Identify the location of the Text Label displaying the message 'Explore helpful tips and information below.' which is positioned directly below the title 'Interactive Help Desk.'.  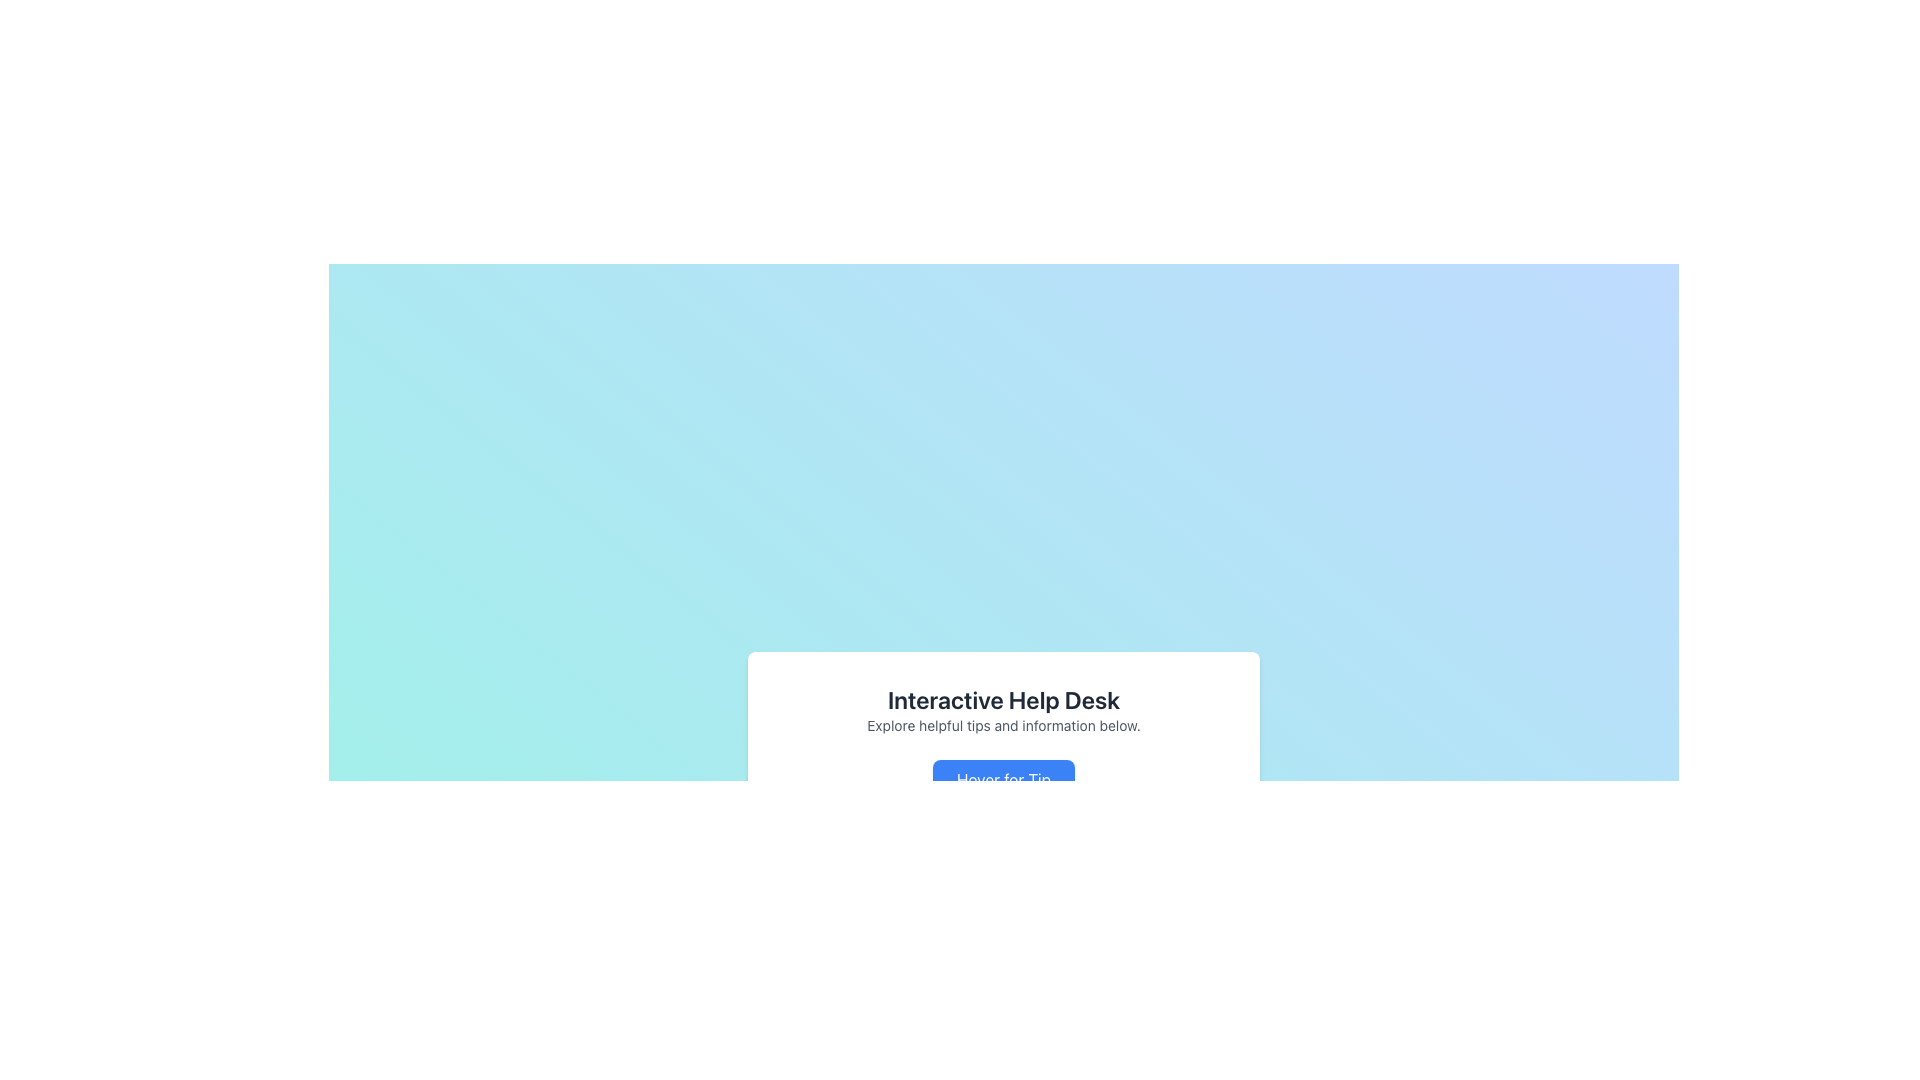
(1003, 725).